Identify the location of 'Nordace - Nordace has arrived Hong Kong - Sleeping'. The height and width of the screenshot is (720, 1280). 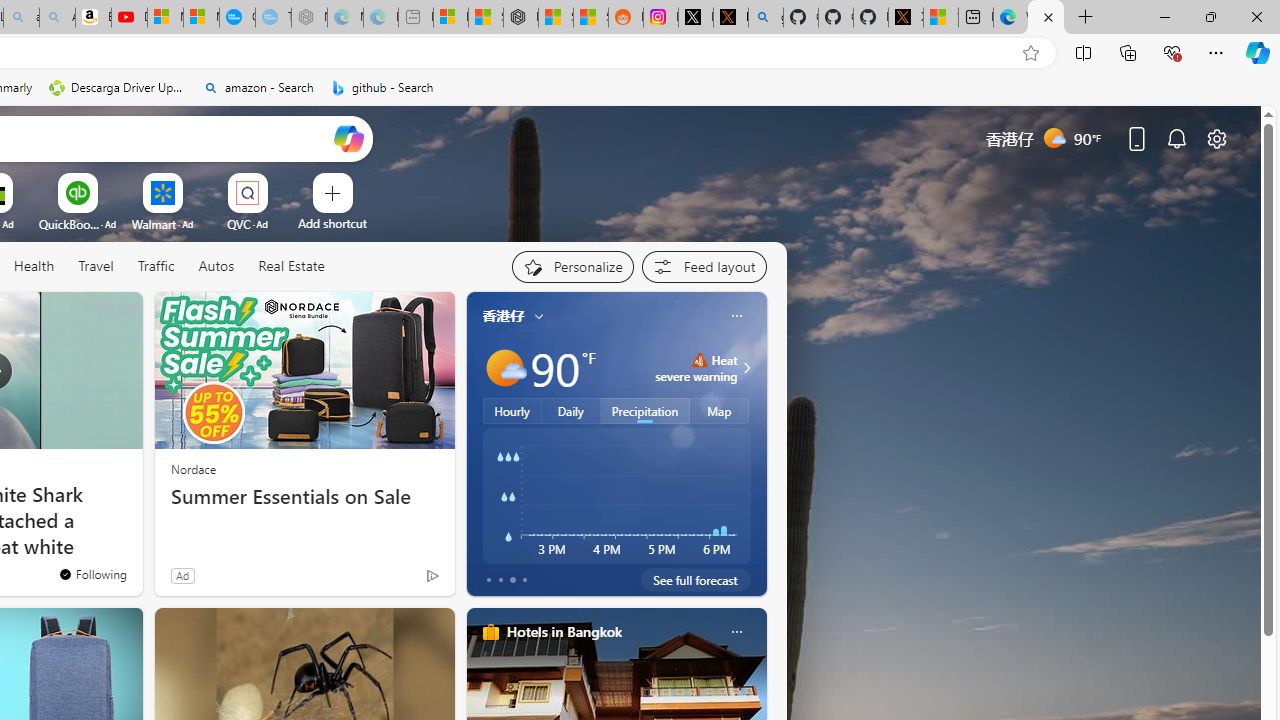
(308, 17).